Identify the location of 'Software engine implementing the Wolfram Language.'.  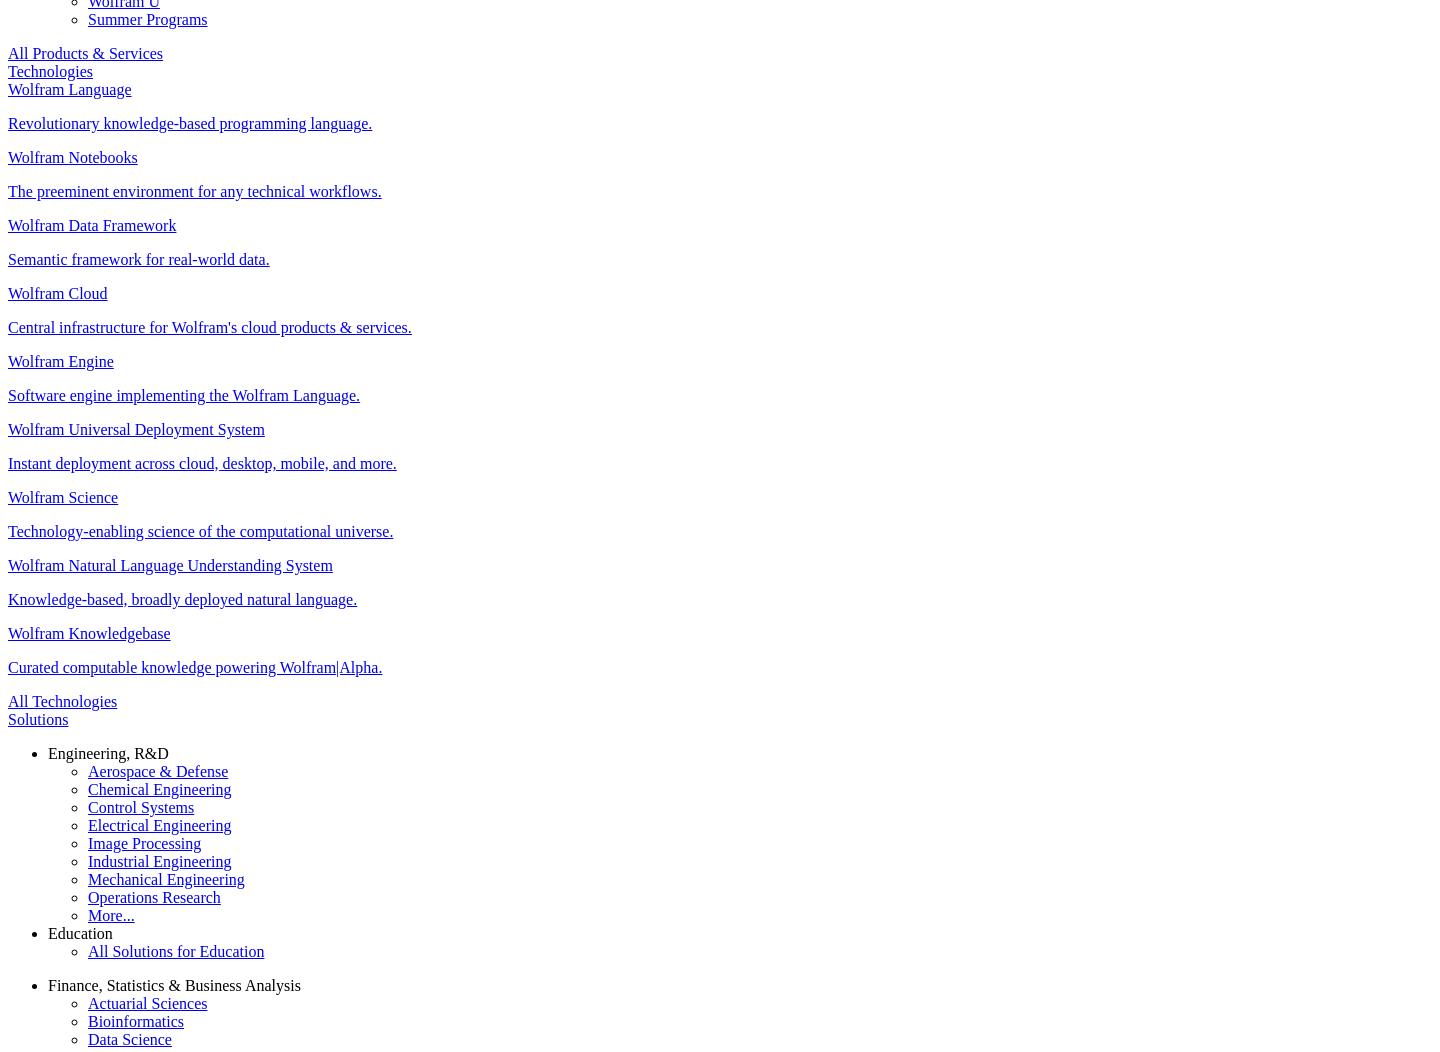
(184, 394).